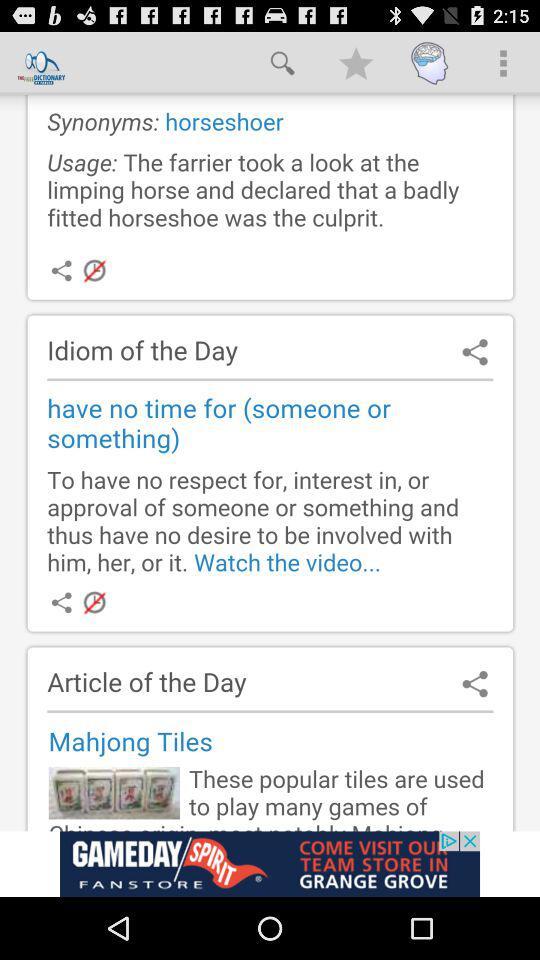  Describe the element at coordinates (270, 462) in the screenshot. I see `searching information` at that location.